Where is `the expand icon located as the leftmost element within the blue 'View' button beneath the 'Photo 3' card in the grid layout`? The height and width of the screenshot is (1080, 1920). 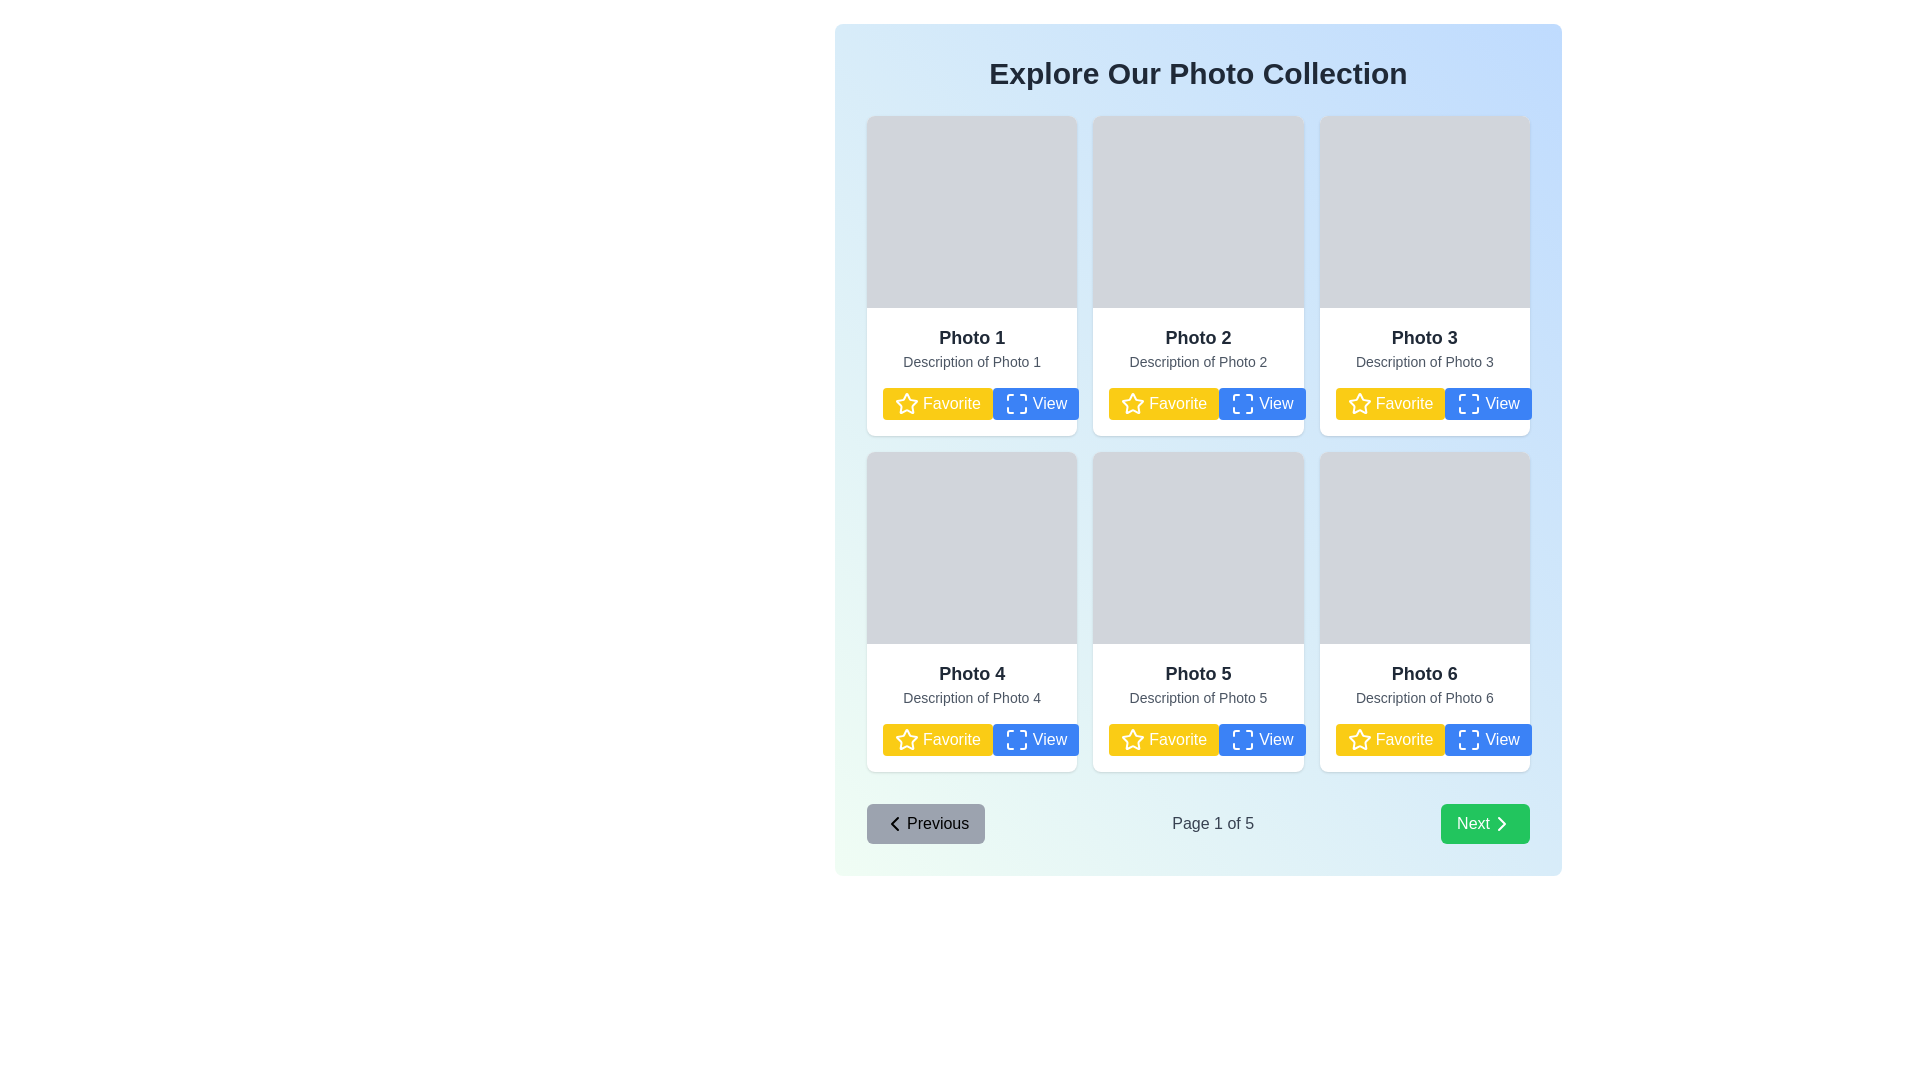
the expand icon located as the leftmost element within the blue 'View' button beneath the 'Photo 3' card in the grid layout is located at coordinates (1469, 404).